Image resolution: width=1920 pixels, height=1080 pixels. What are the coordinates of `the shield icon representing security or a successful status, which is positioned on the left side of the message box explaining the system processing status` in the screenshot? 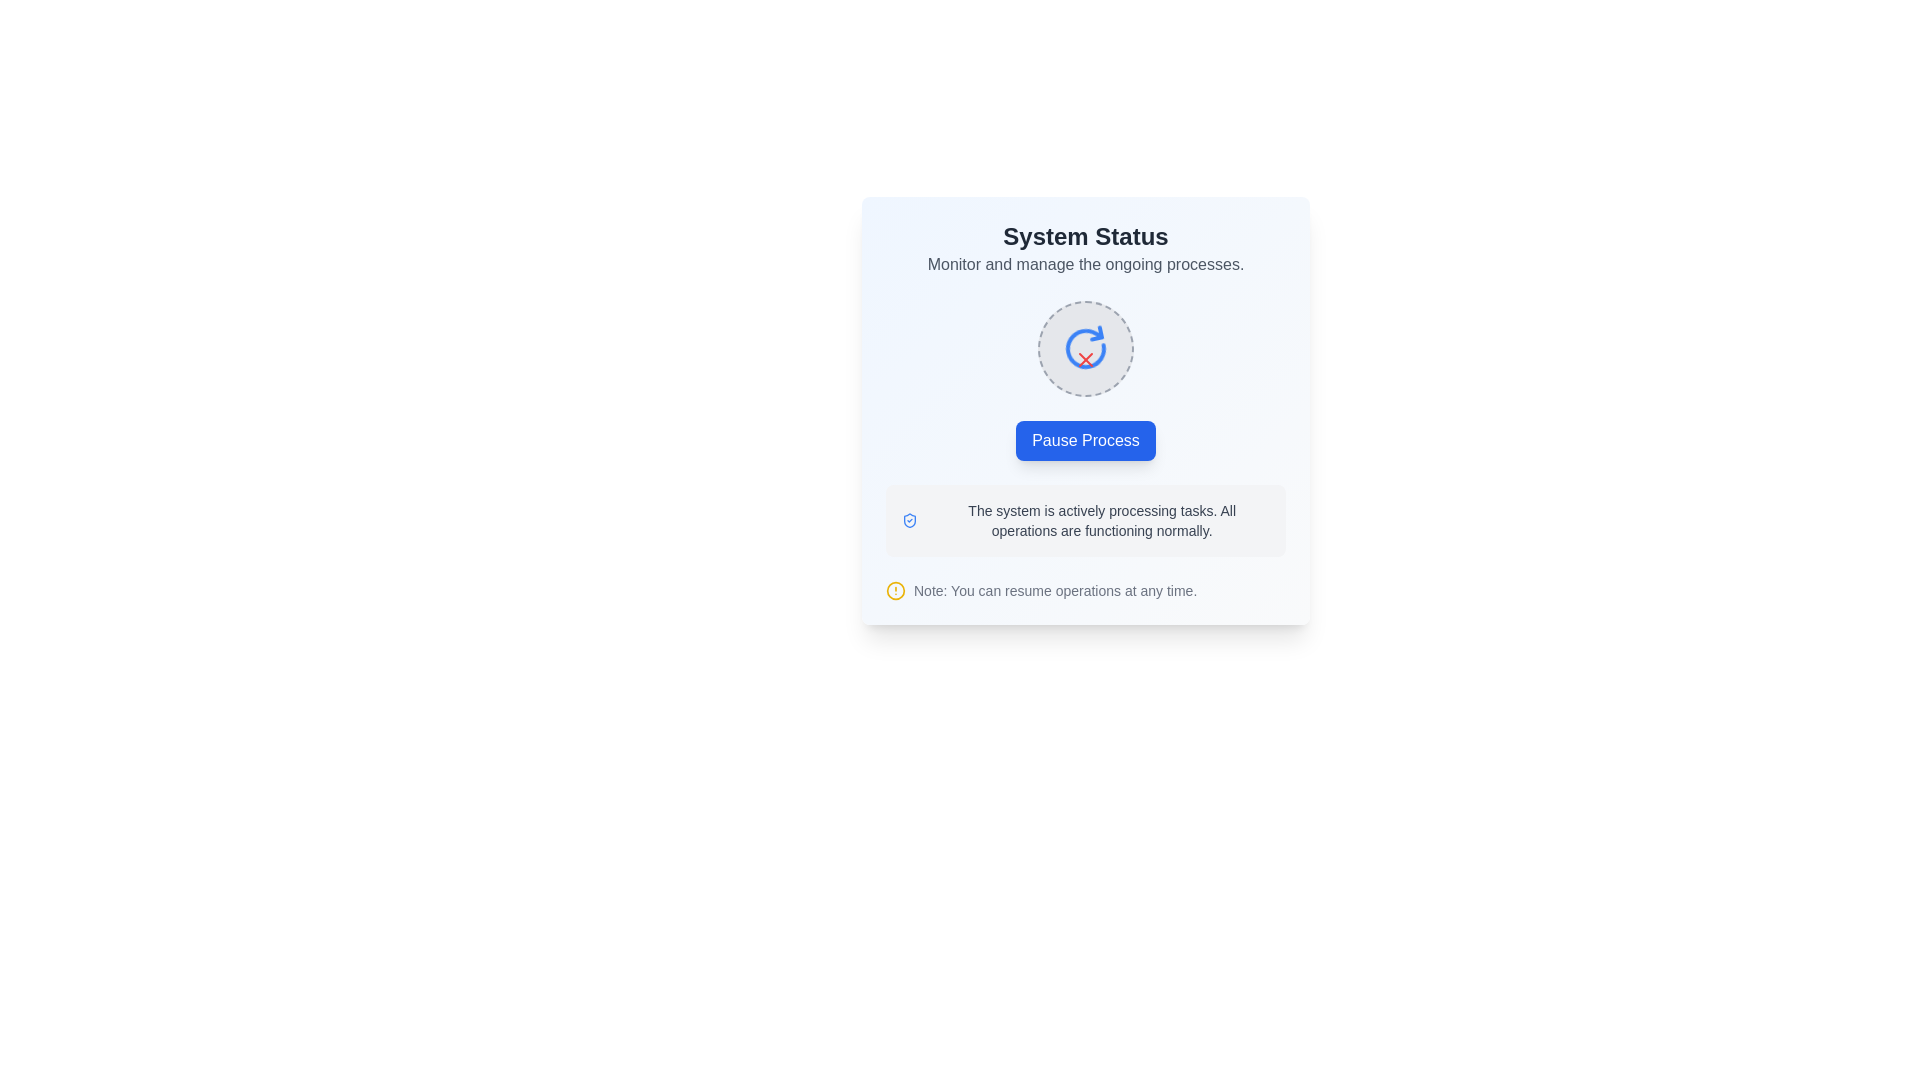 It's located at (909, 519).